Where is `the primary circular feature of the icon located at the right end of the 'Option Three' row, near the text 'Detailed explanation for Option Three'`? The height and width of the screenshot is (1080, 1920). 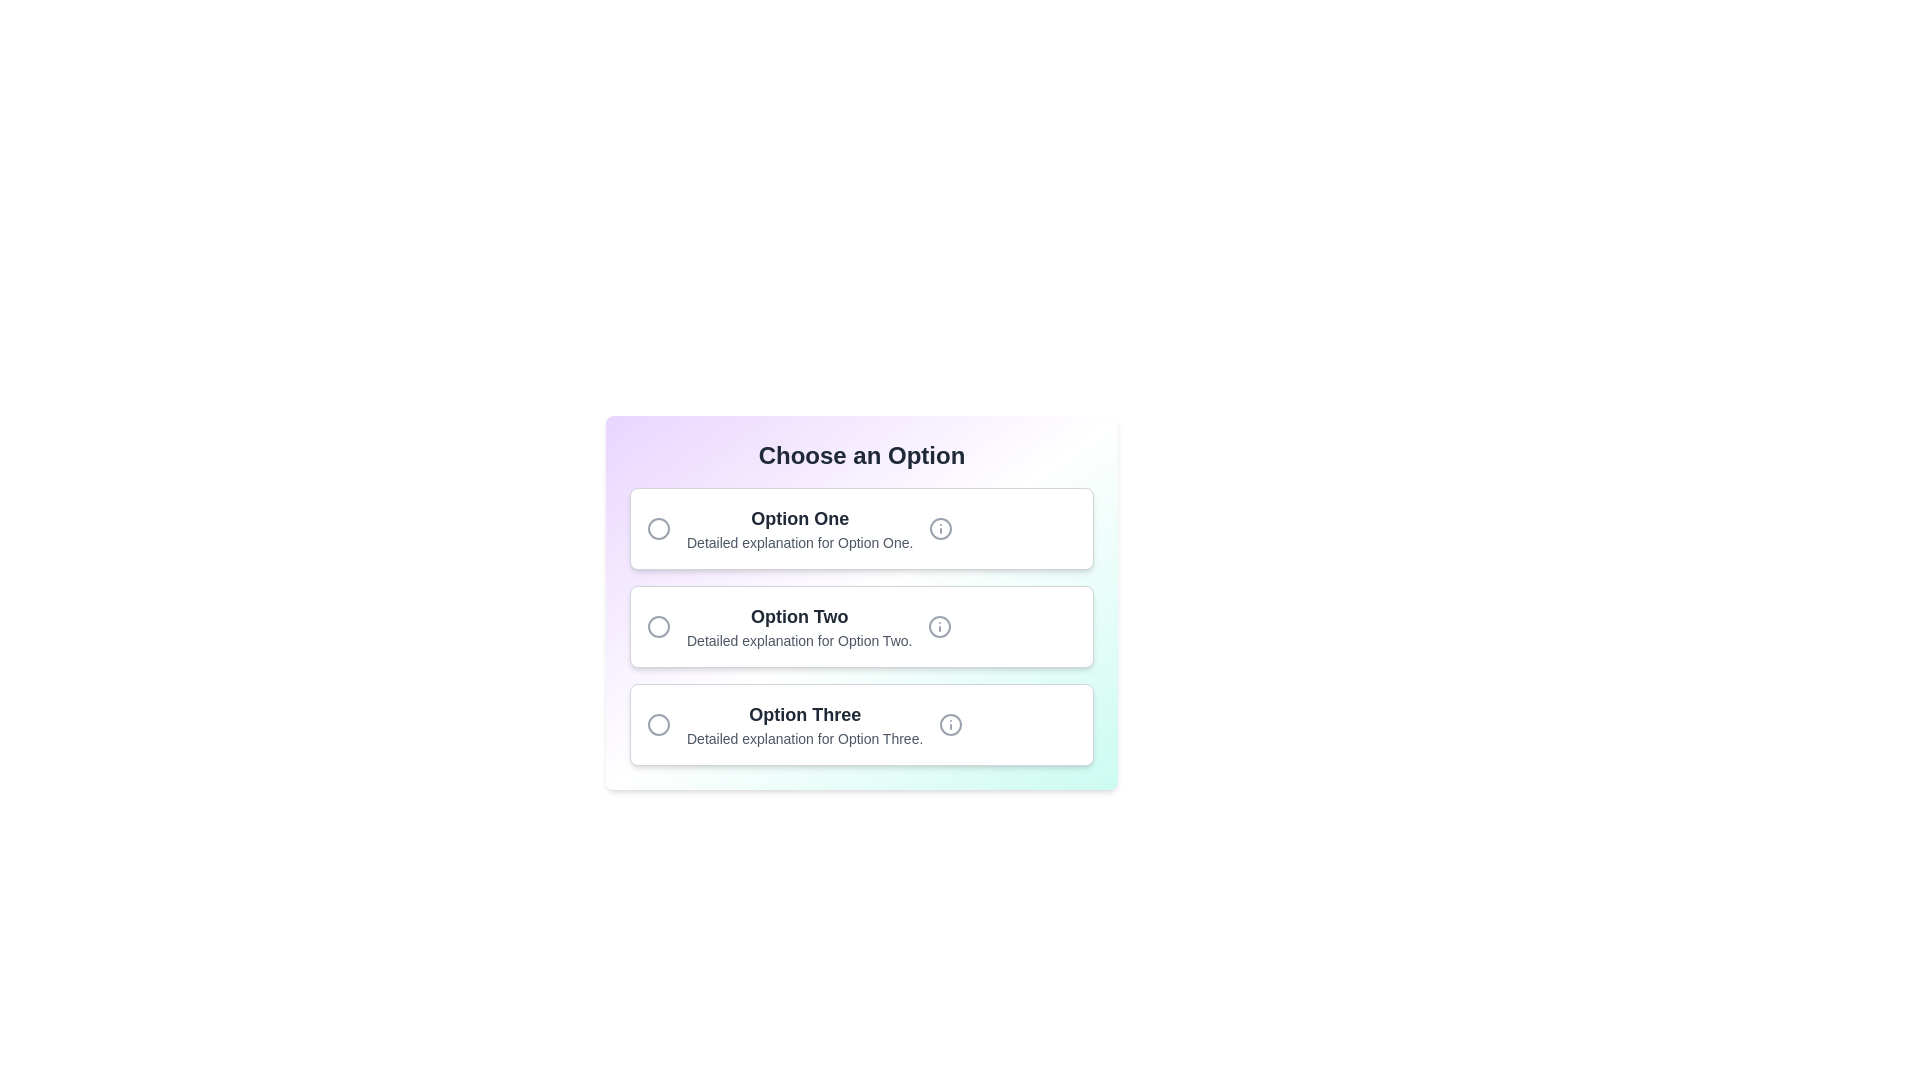 the primary circular feature of the icon located at the right end of the 'Option Three' row, near the text 'Detailed explanation for Option Three' is located at coordinates (950, 725).